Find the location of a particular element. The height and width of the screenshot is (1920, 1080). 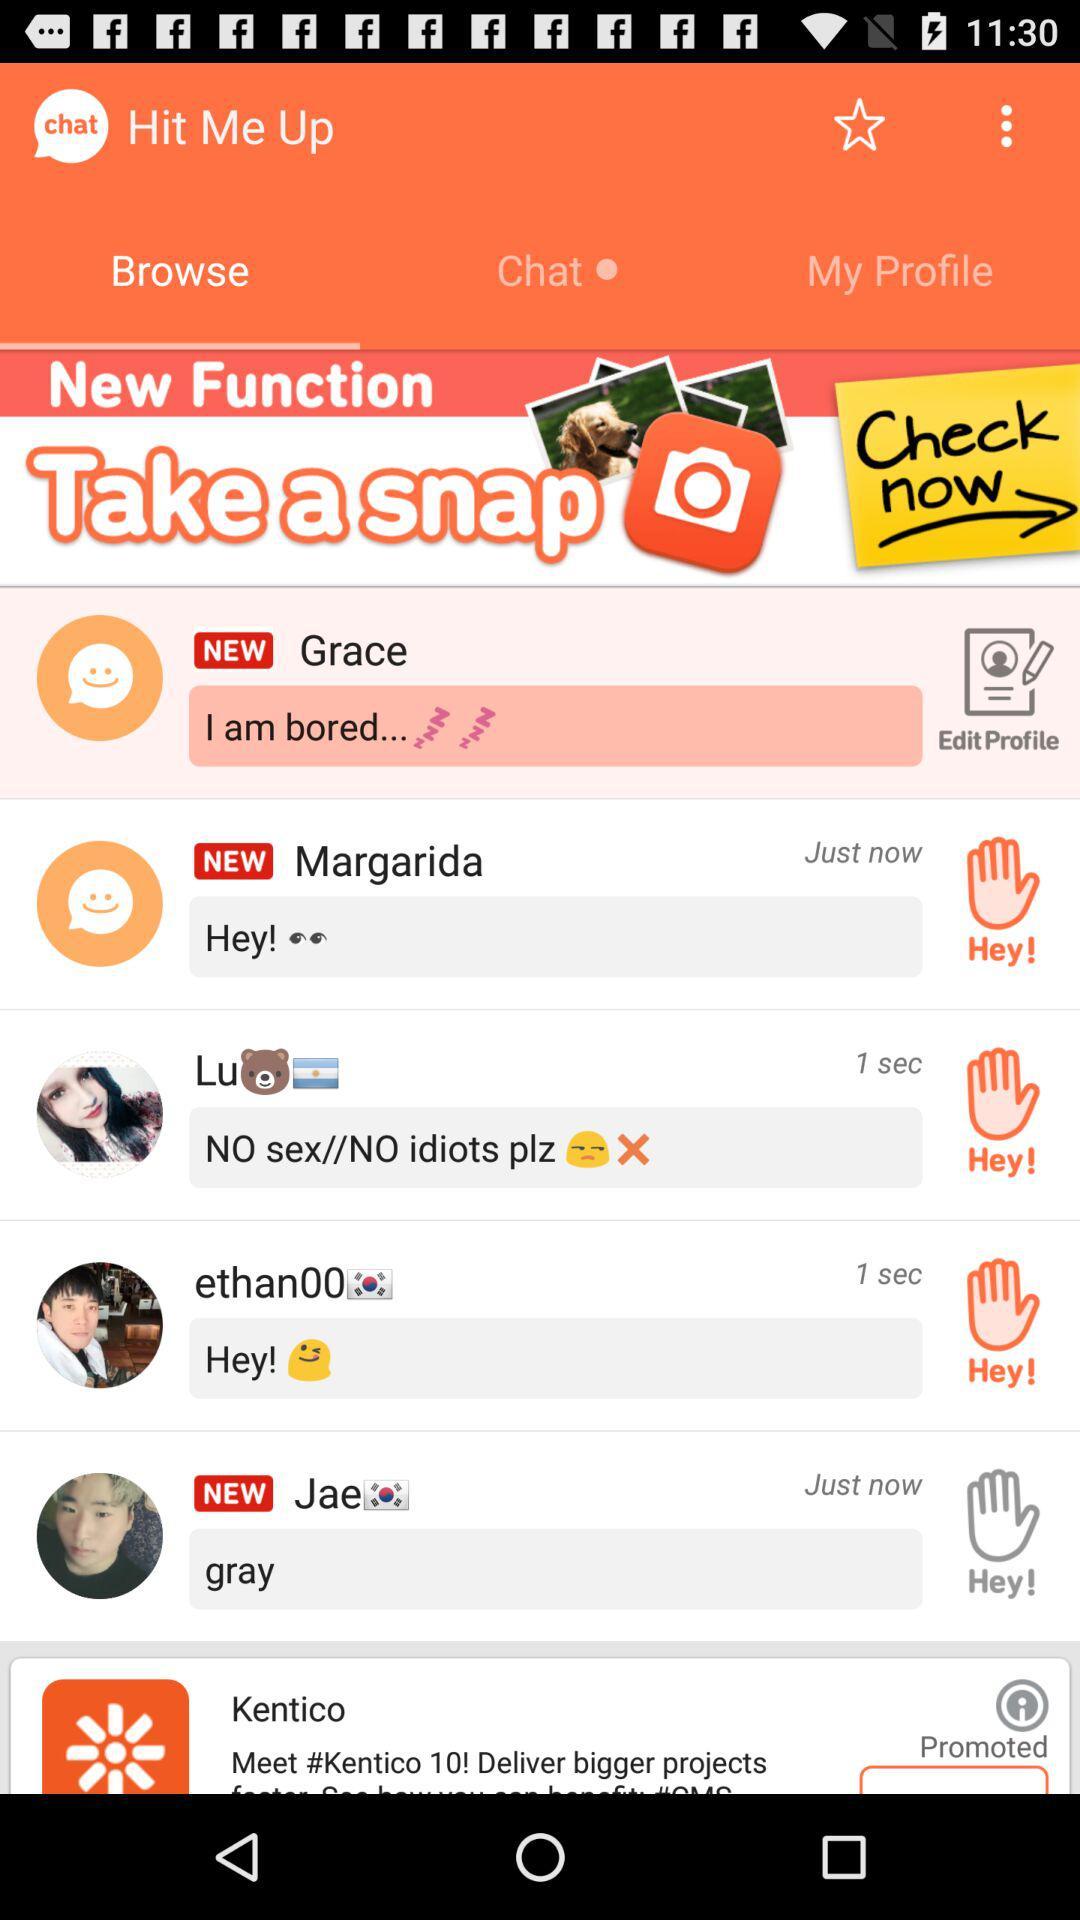

send invitation is located at coordinates (995, 1325).